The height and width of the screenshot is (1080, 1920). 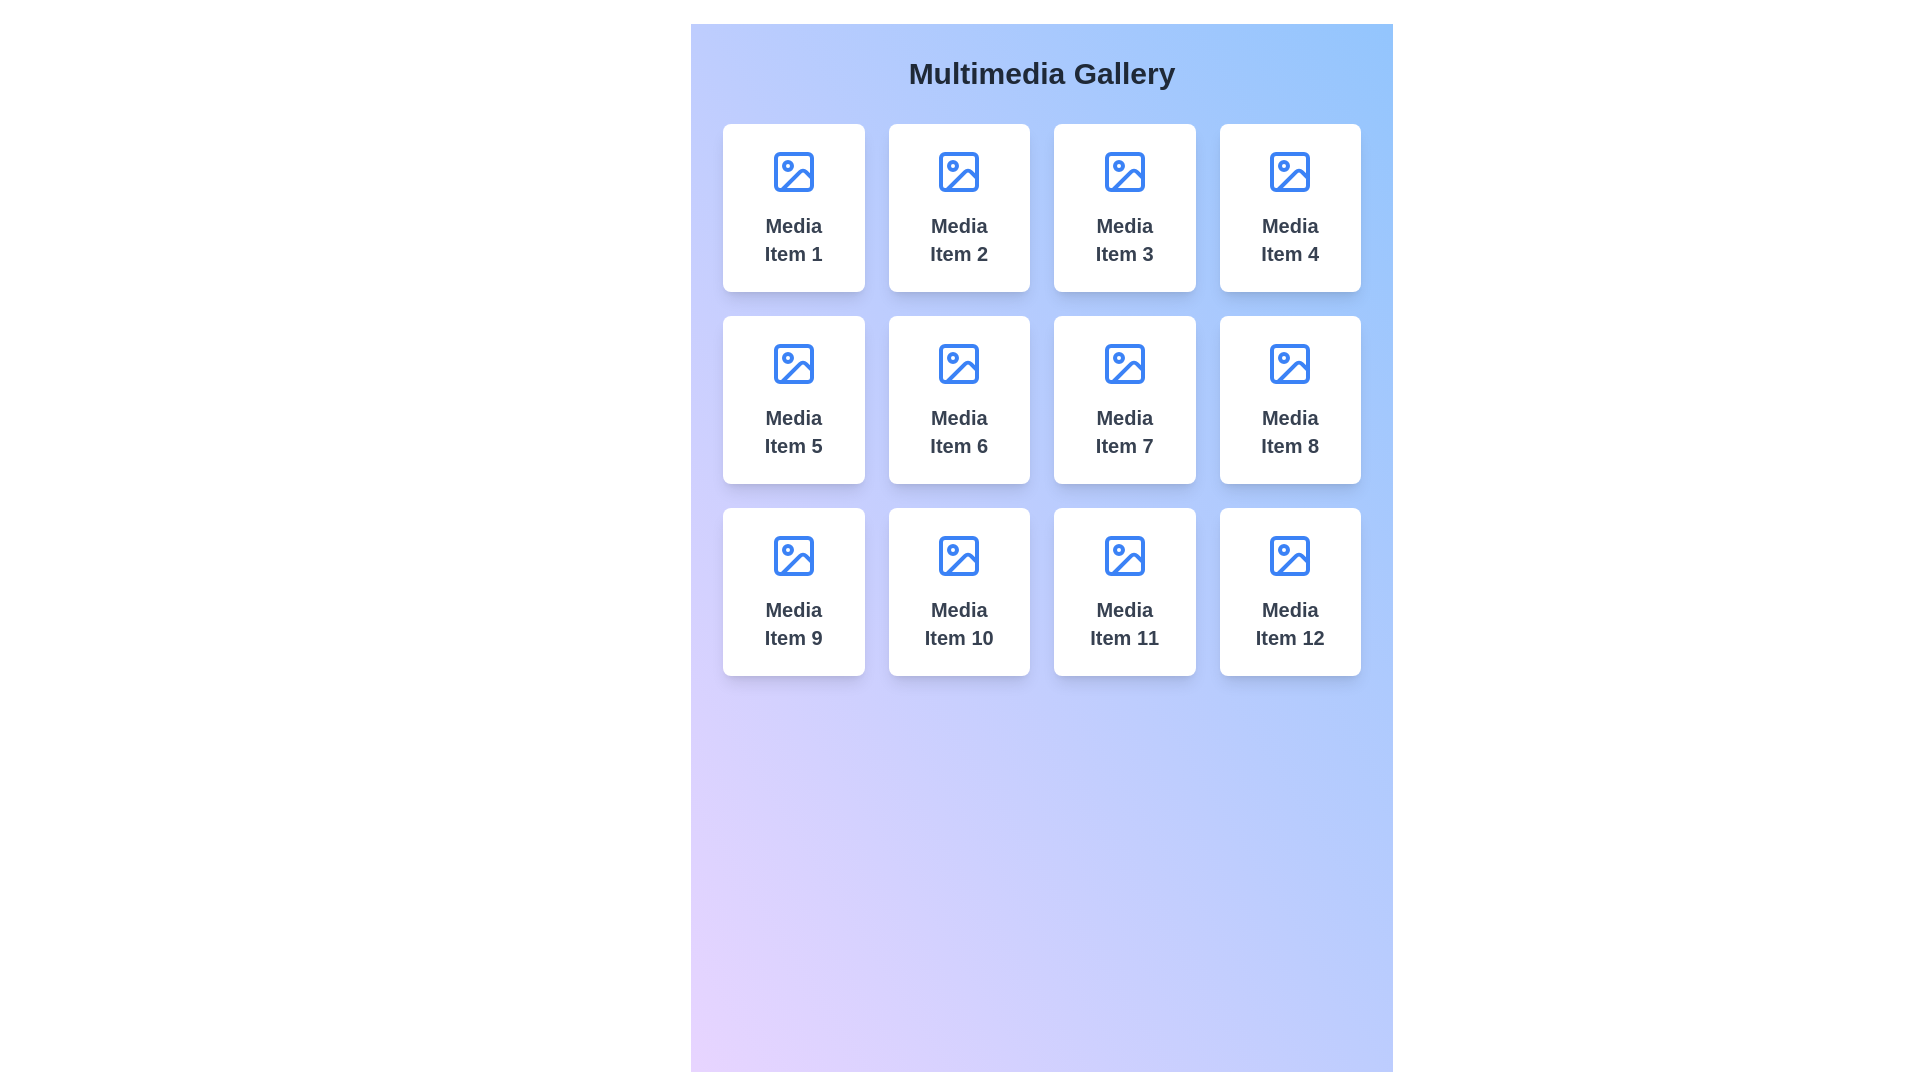 What do you see at coordinates (1124, 208) in the screenshot?
I see `the third card in the first row of the grid layout that presents information or performs an action related to 'Media Item 3' to interact` at bounding box center [1124, 208].